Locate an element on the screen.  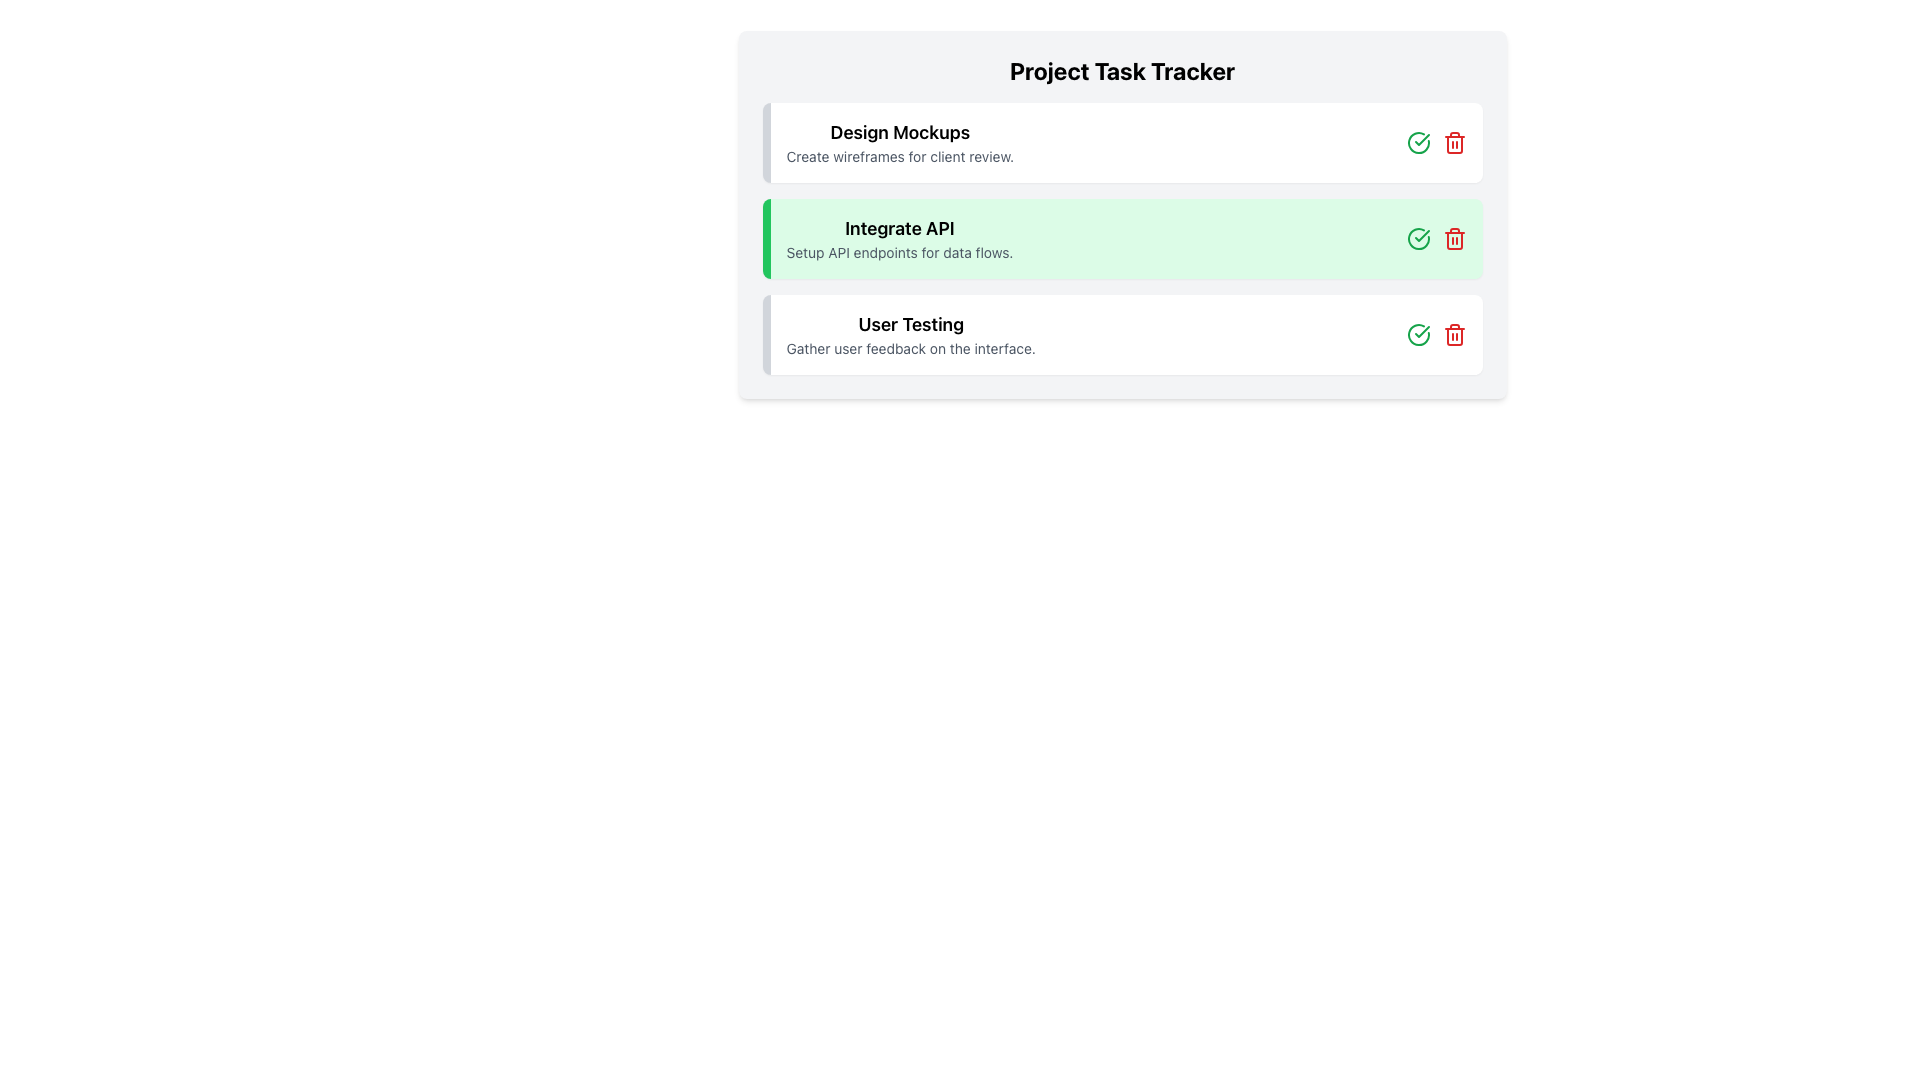
text content displaying 'Integrate API' and 'Setup API endpoints for data flows.' which is located under the title 'Project Task Tracker' on a light green background is located at coordinates (898, 238).